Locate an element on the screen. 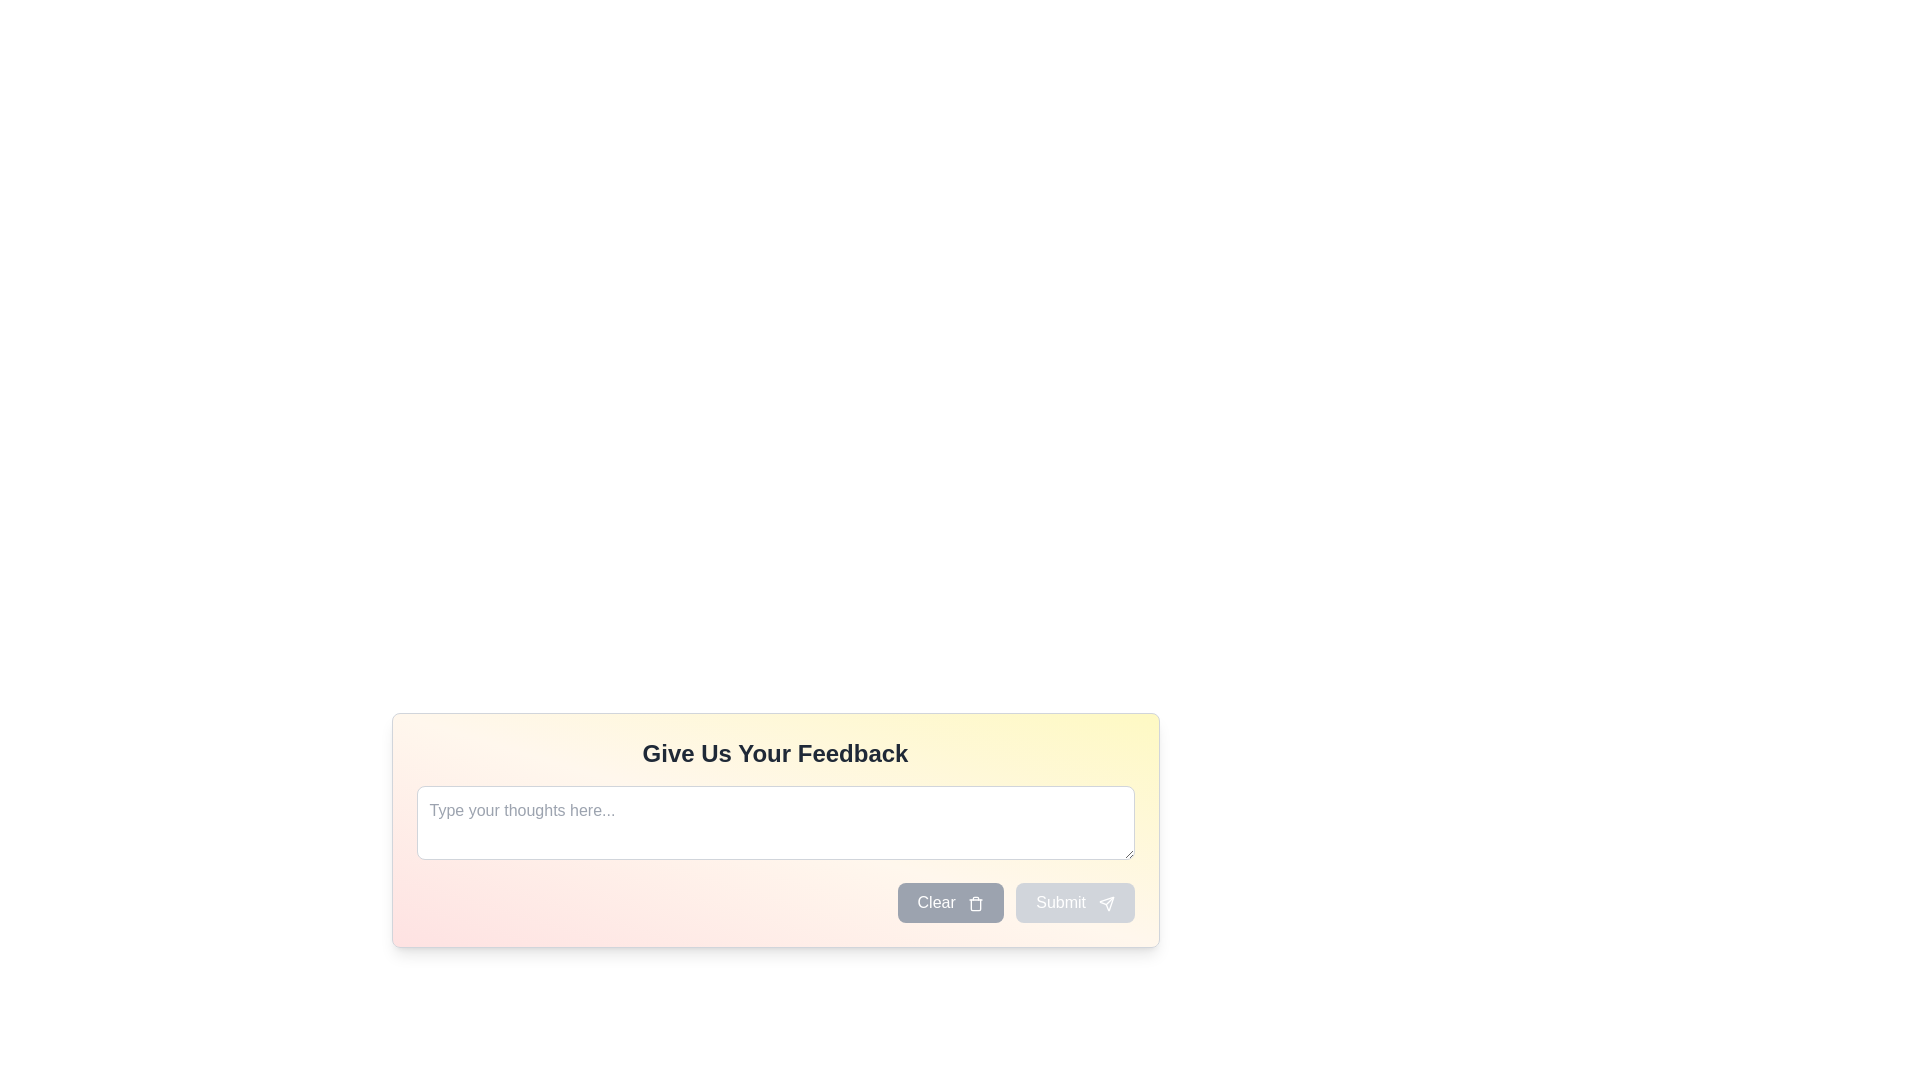 Image resolution: width=1920 pixels, height=1080 pixels. the trash bin icon subcomponent located within the Clear button section at the center of the lower control bar of the feedback form UI is located at coordinates (976, 905).